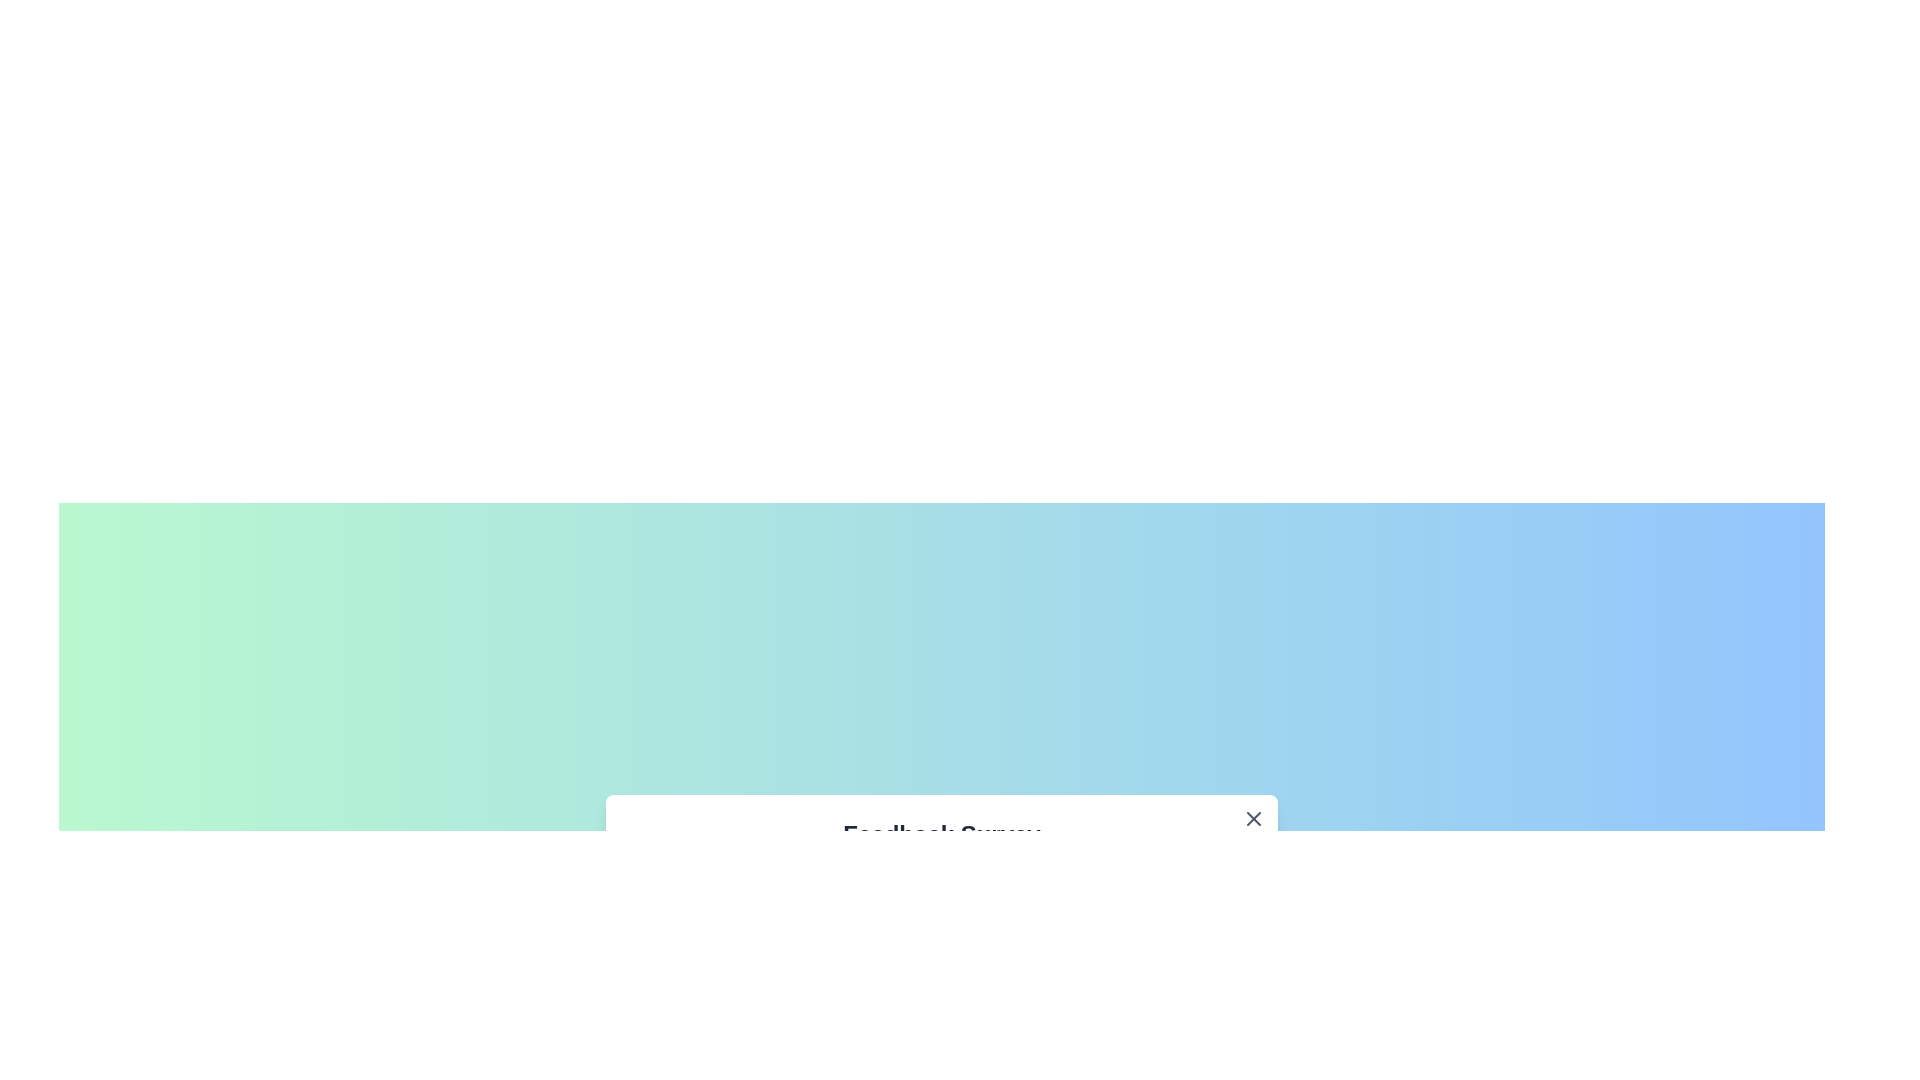 This screenshot has height=1080, width=1920. I want to click on the close button to close the dialog, so click(1252, 818).